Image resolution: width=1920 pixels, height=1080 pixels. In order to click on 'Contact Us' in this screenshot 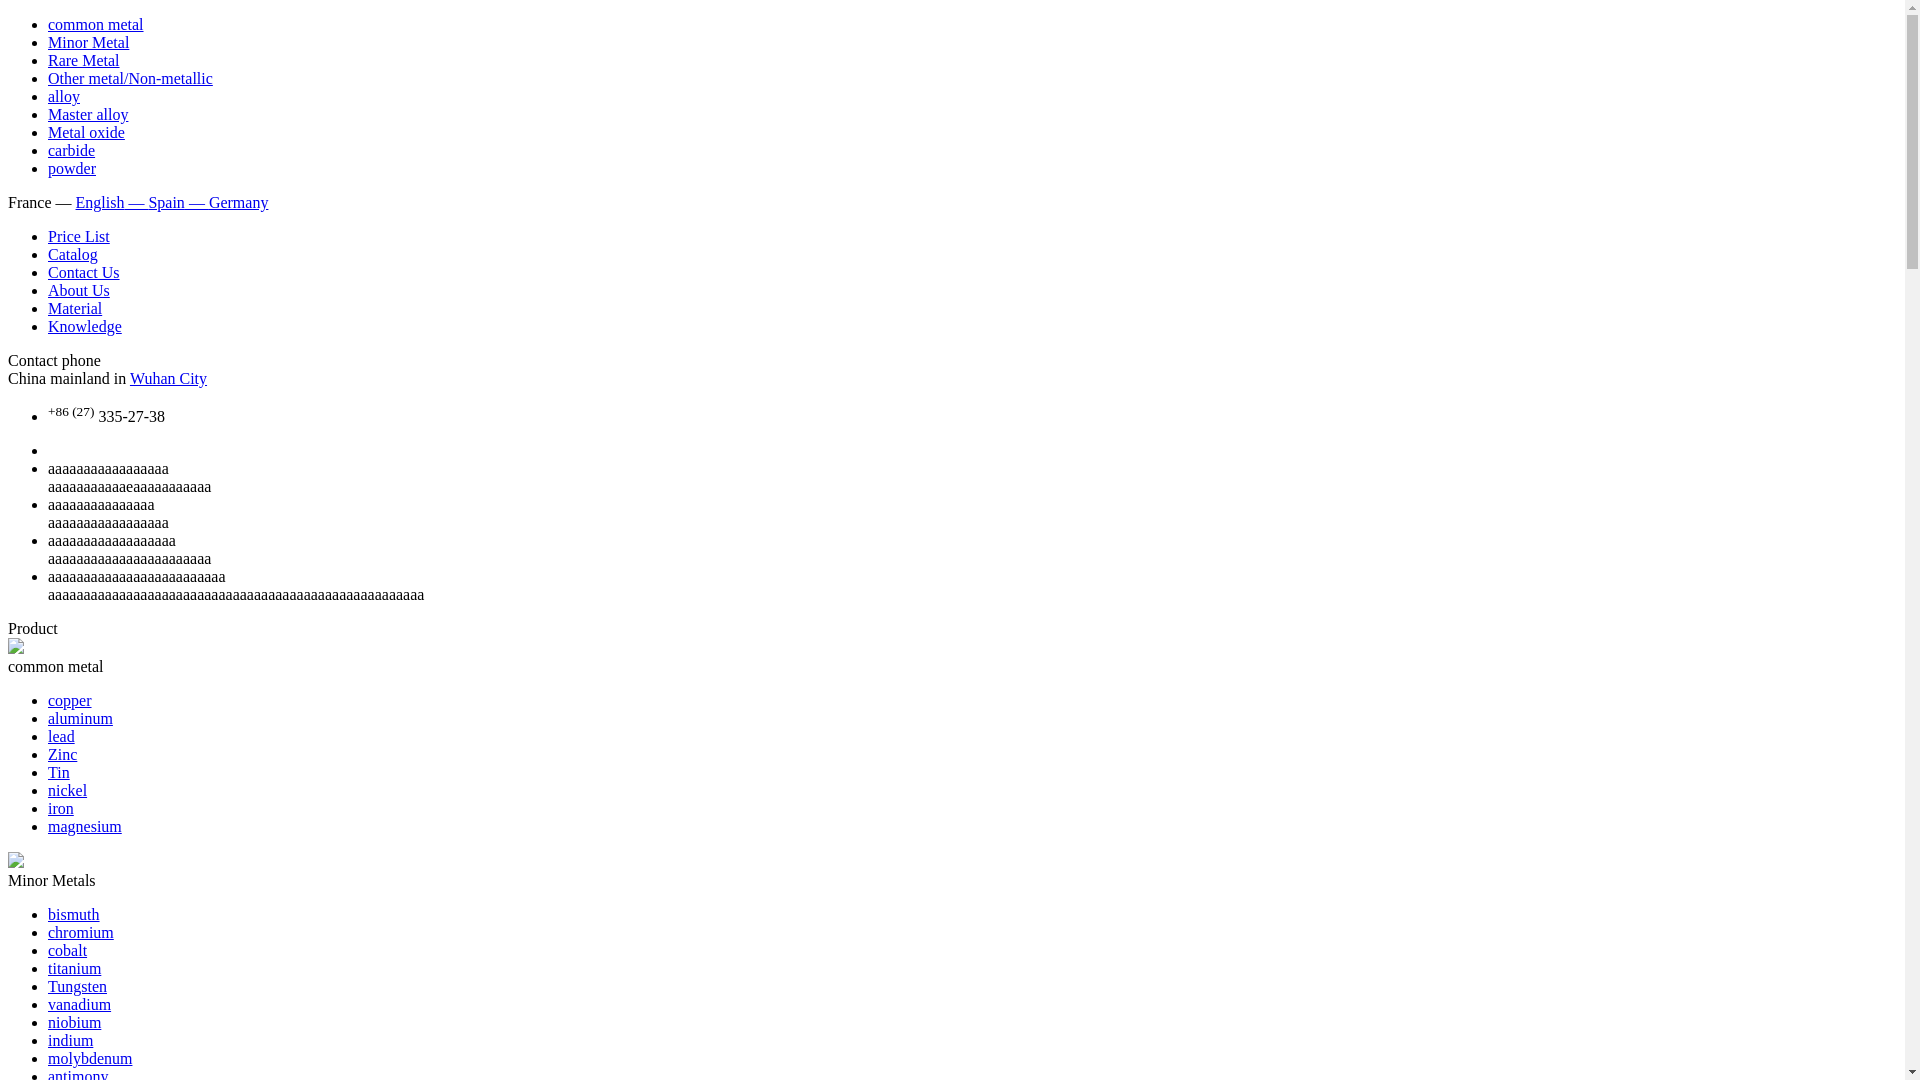, I will do `click(82, 272)`.